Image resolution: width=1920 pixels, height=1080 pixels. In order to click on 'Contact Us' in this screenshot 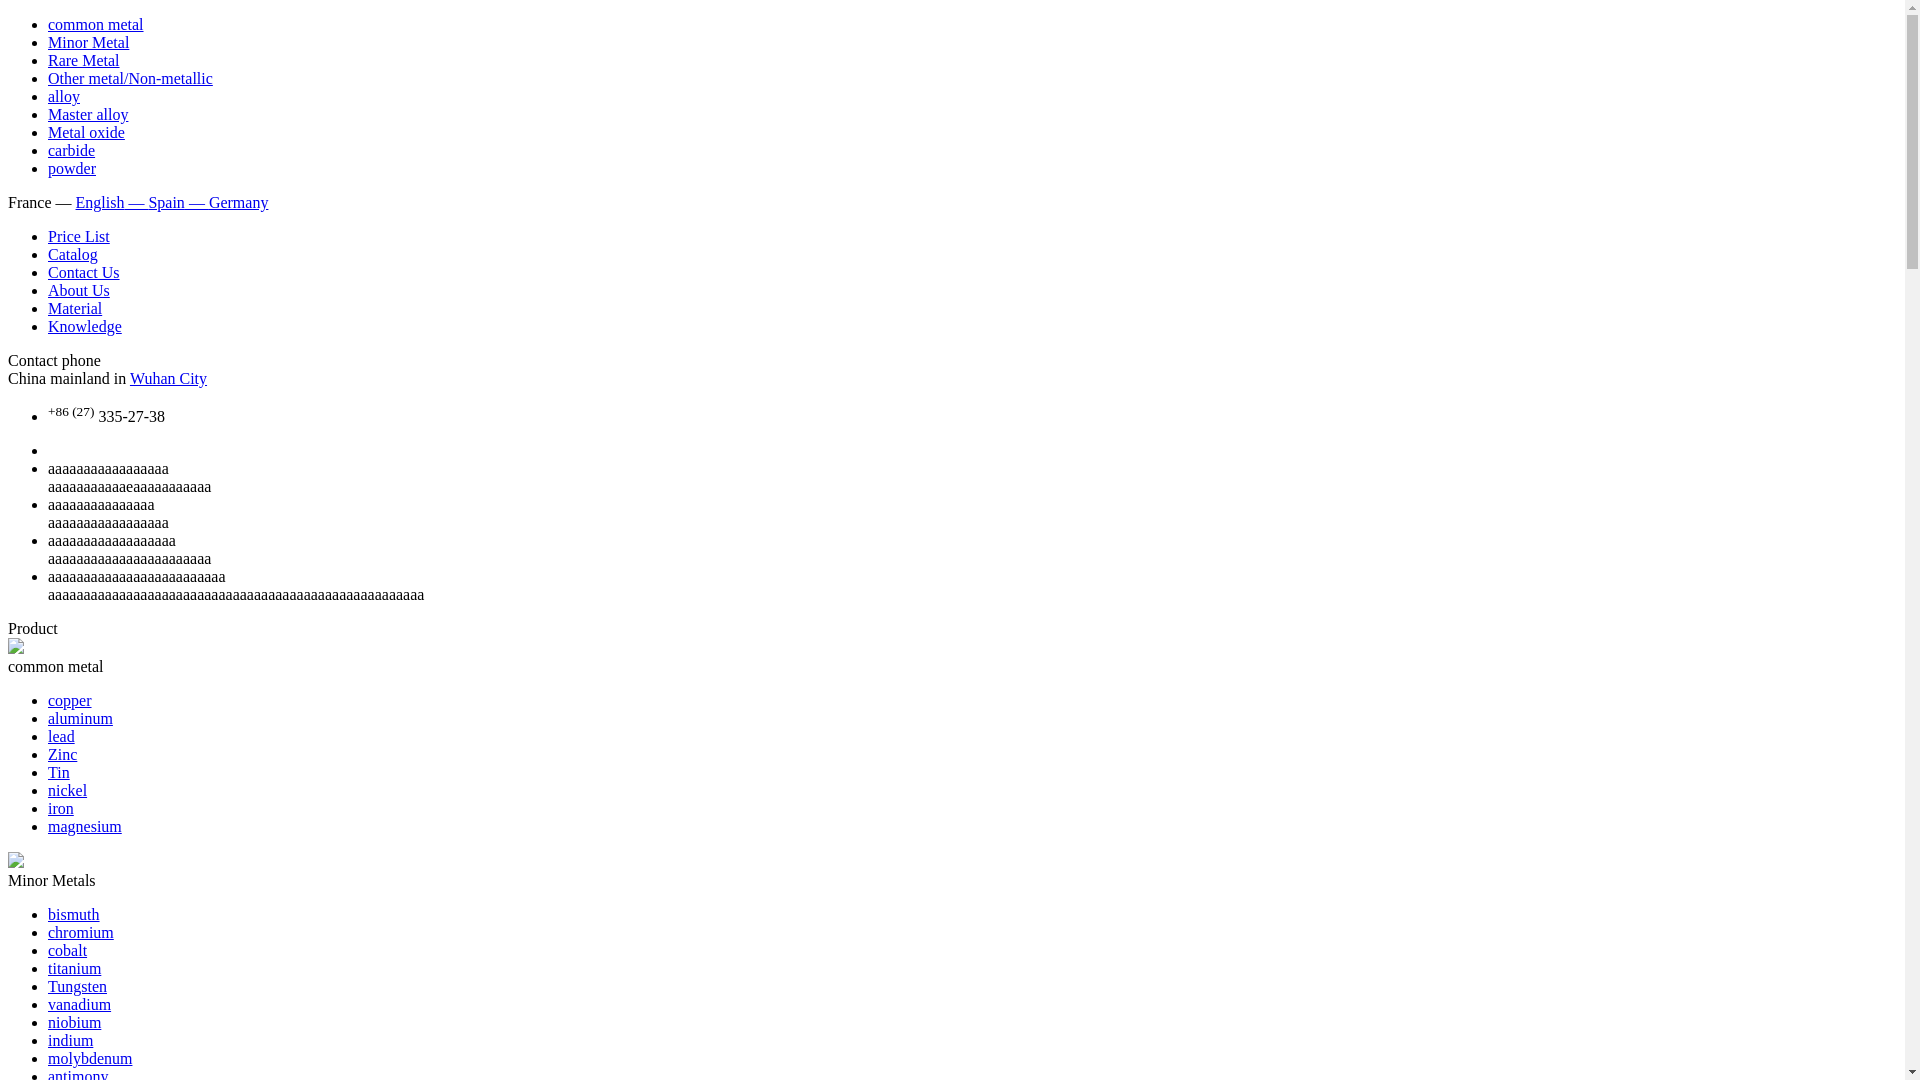, I will do `click(82, 272)`.